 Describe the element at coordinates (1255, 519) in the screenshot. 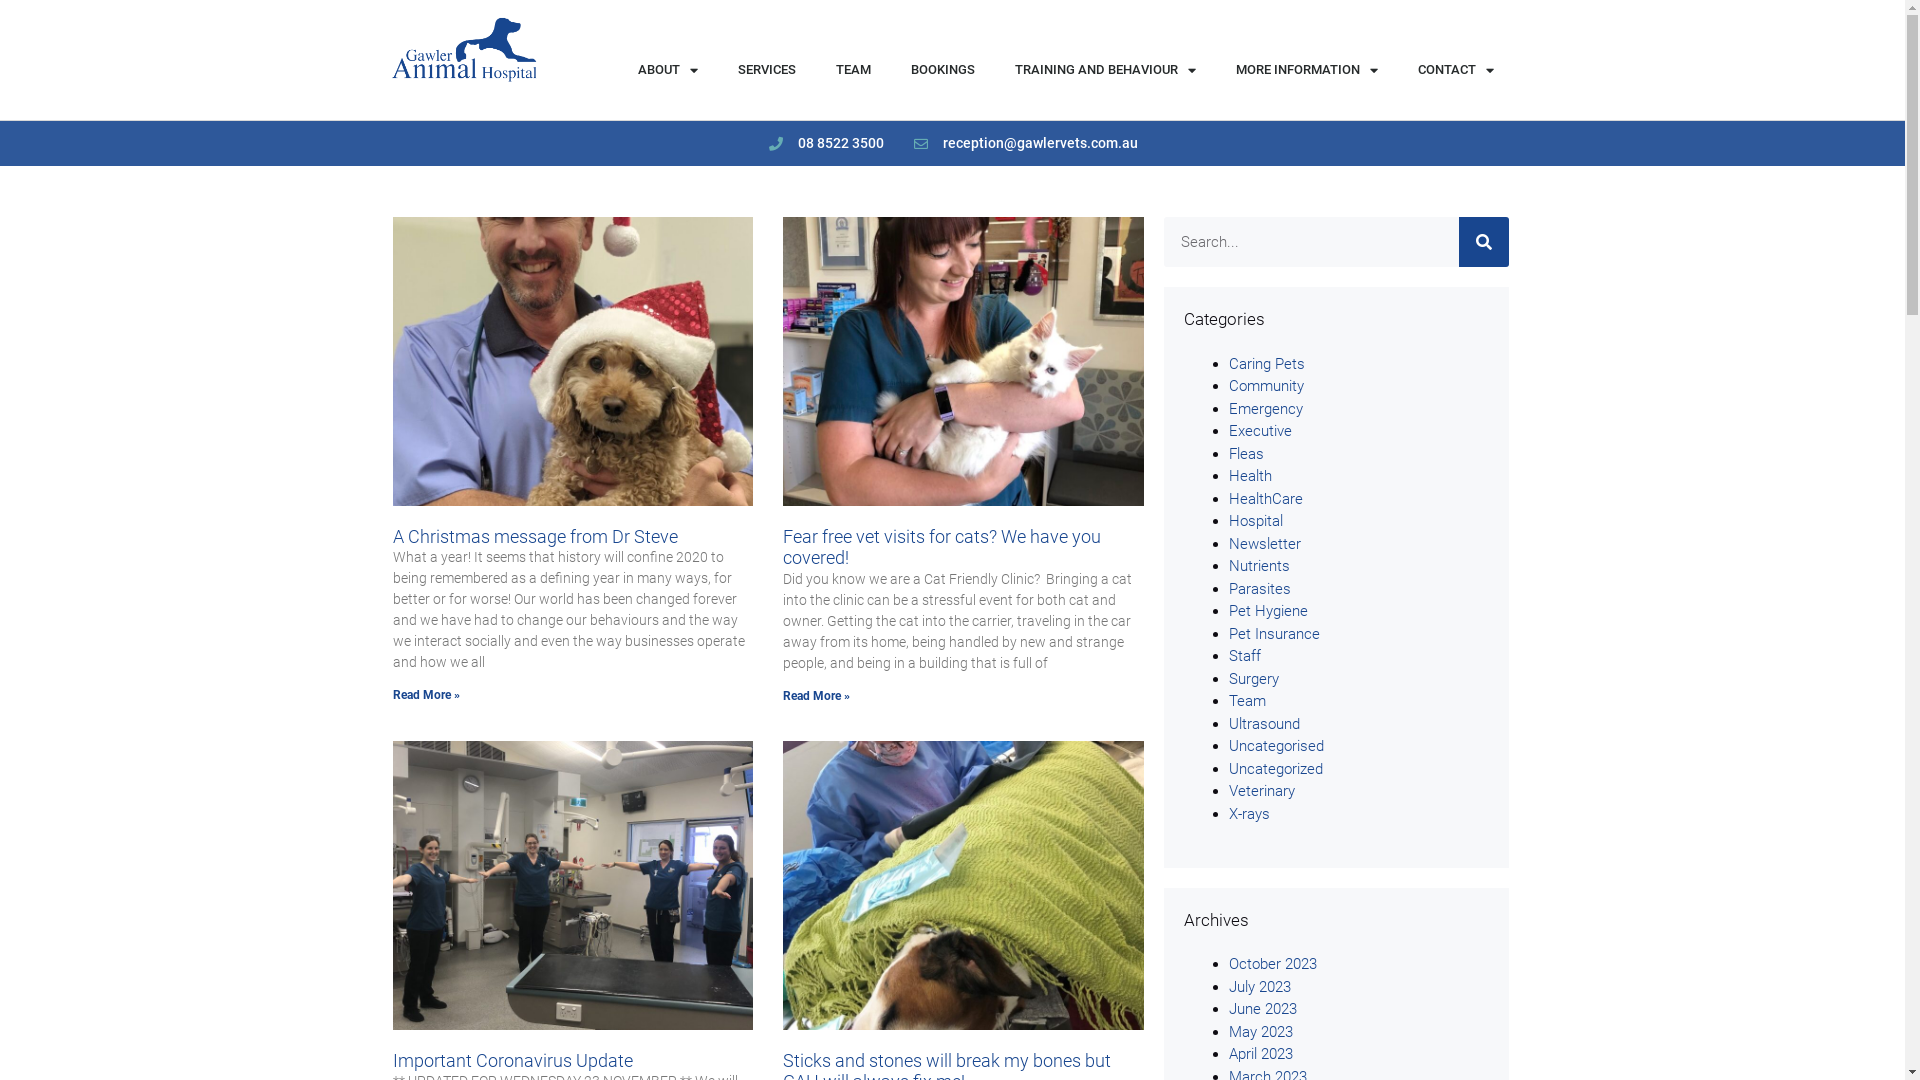

I see `'Hospital'` at that location.